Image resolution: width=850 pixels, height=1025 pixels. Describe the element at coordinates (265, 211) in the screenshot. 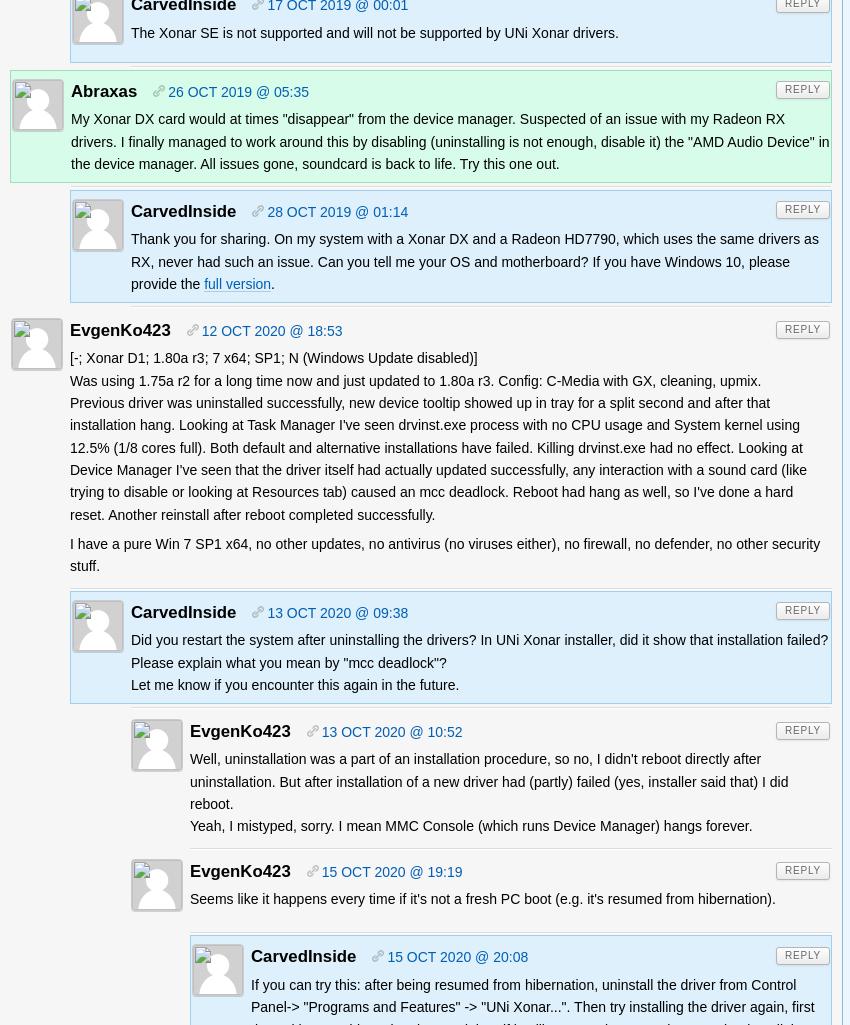

I see `'28 Oct 2019 @ 01:14'` at that location.